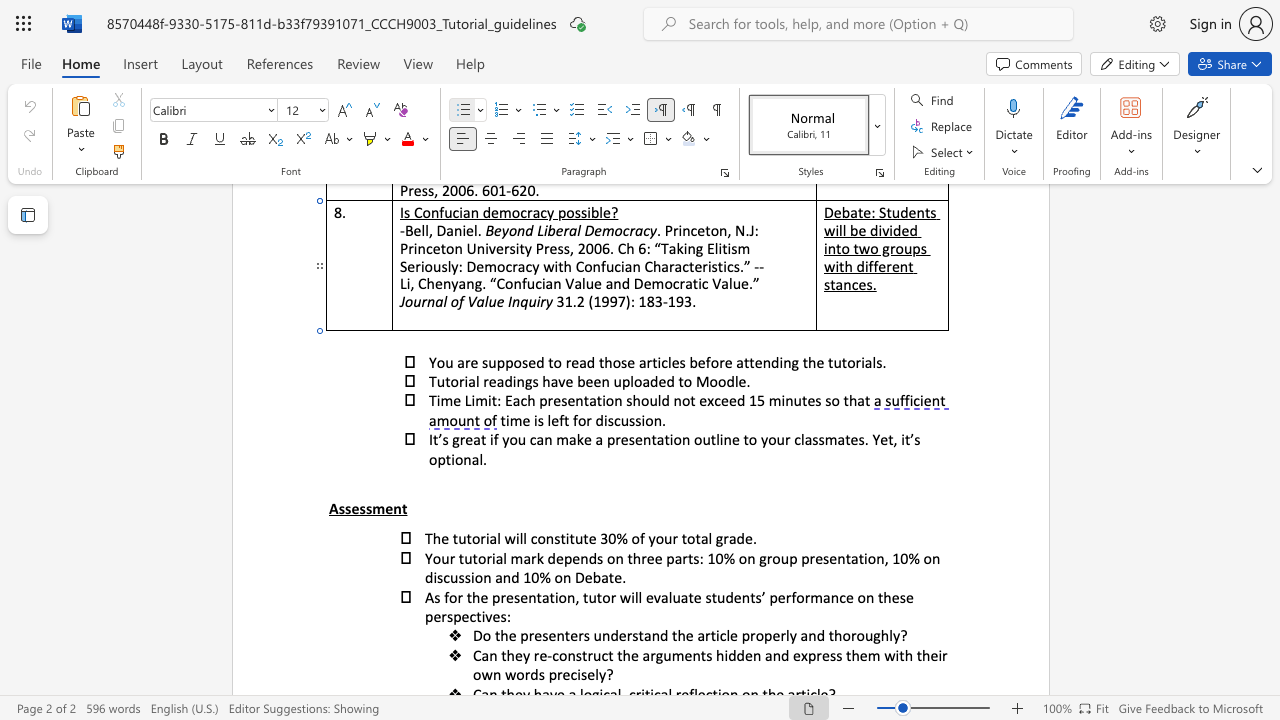 The image size is (1280, 720). What do you see at coordinates (566, 537) in the screenshot?
I see `the 1th character "i" in the text` at bounding box center [566, 537].